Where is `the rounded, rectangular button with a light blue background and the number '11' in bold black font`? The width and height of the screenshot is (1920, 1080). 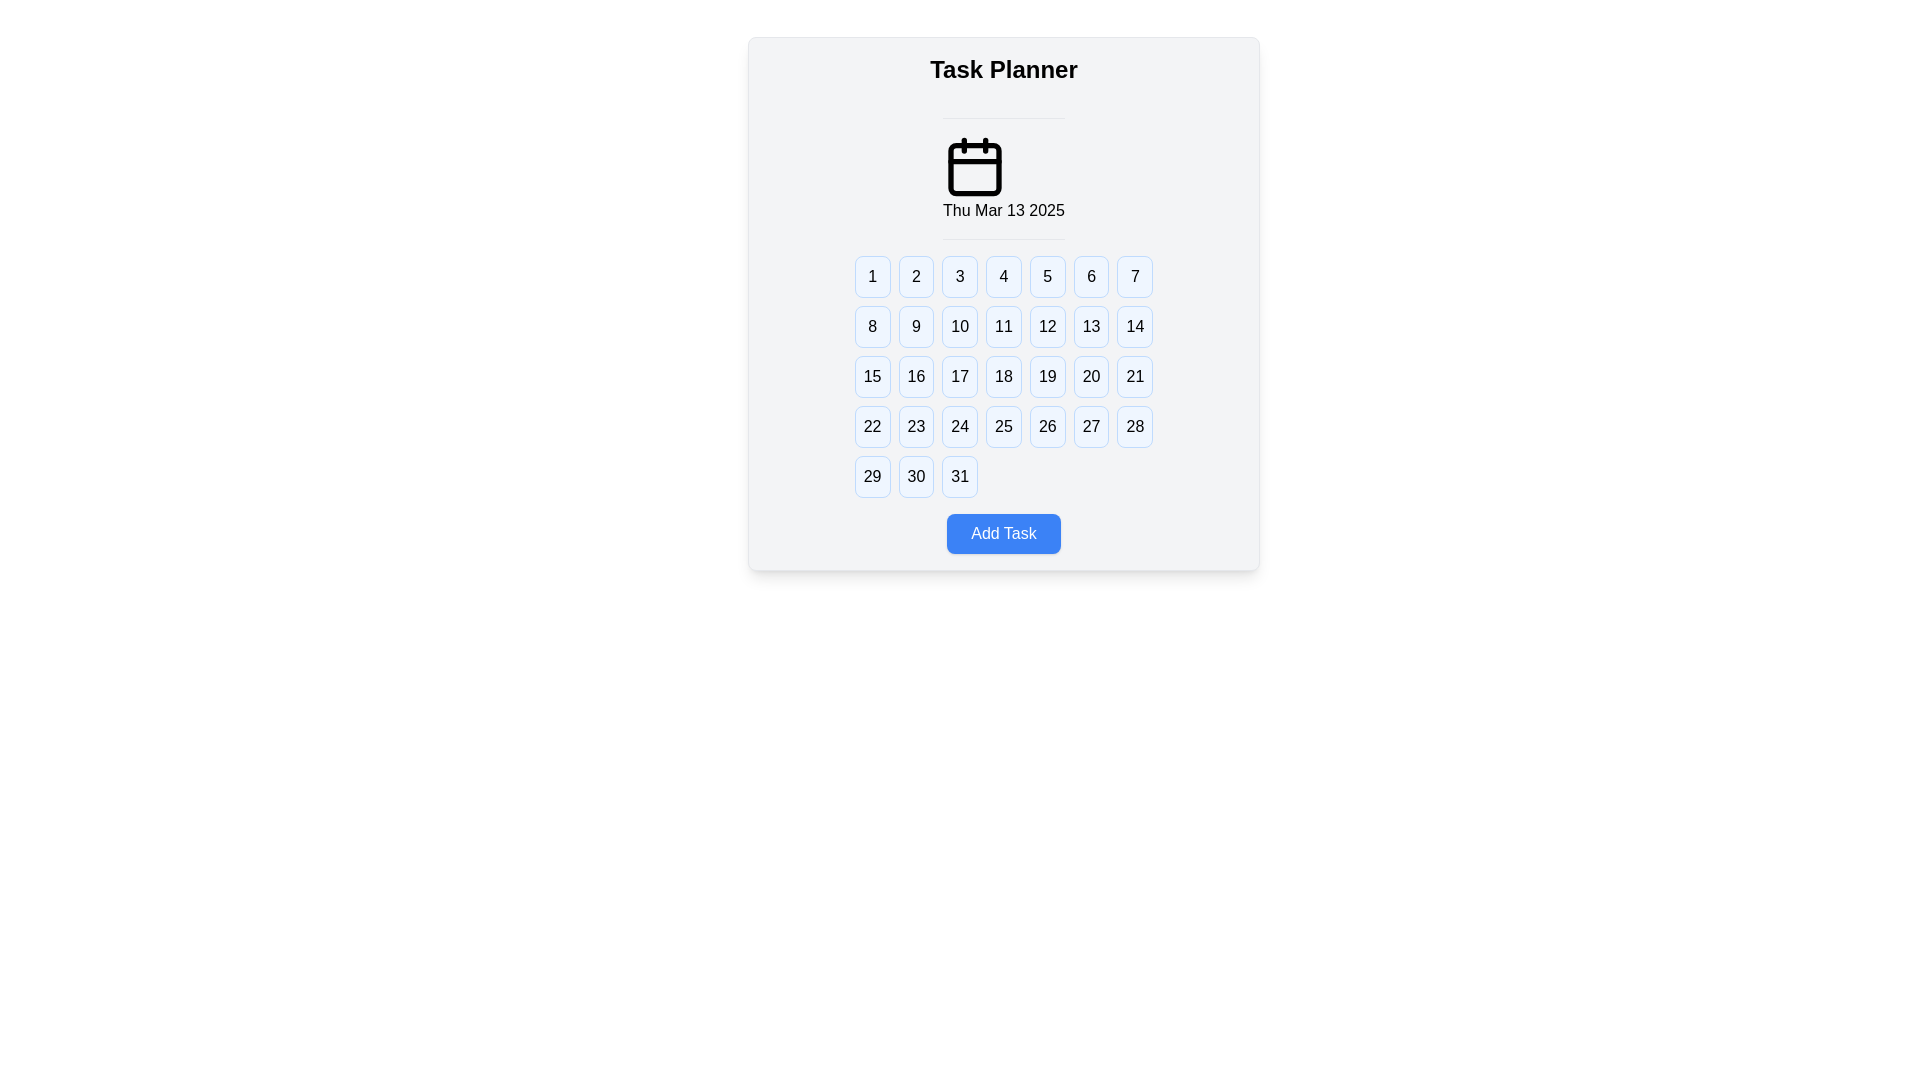
the rounded, rectangular button with a light blue background and the number '11' in bold black font is located at coordinates (1003, 326).